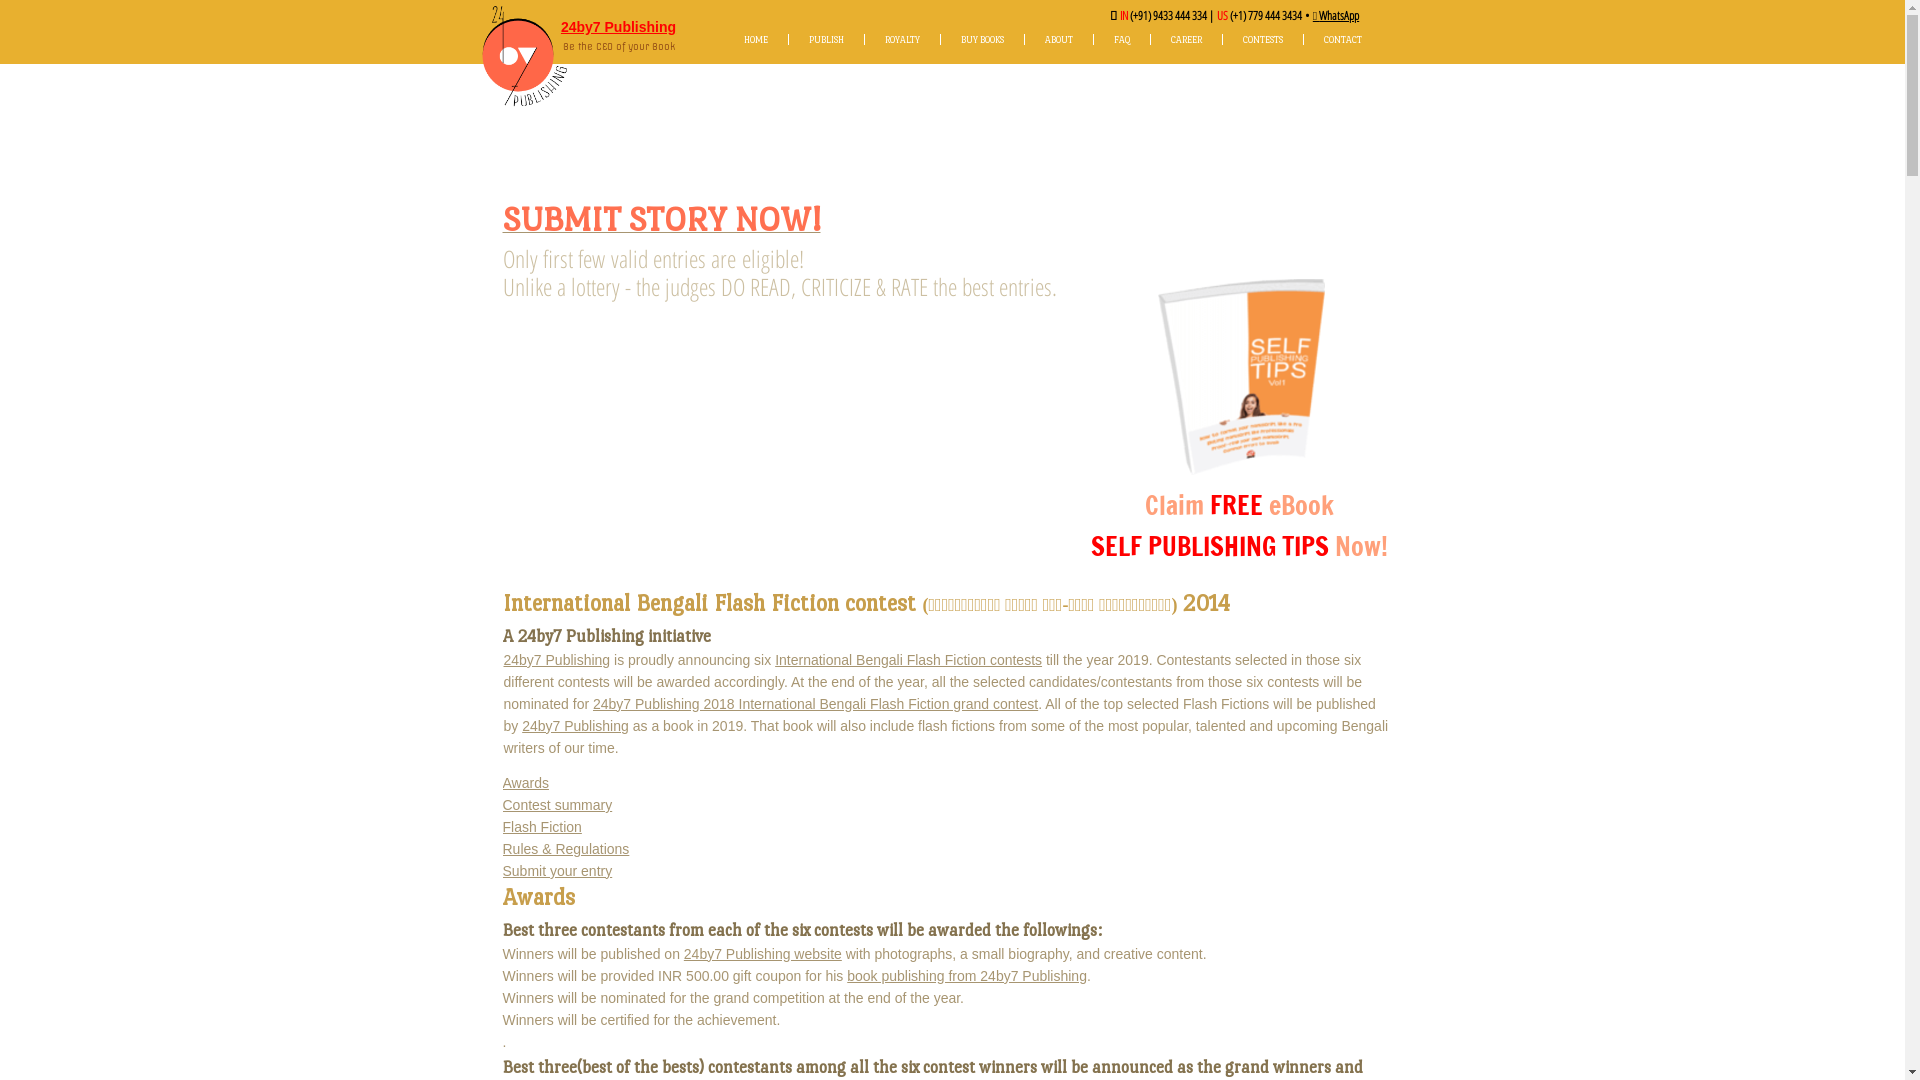 This screenshot has width=1920, height=1080. What do you see at coordinates (907, 659) in the screenshot?
I see `'International Bengali Flash Fiction contests'` at bounding box center [907, 659].